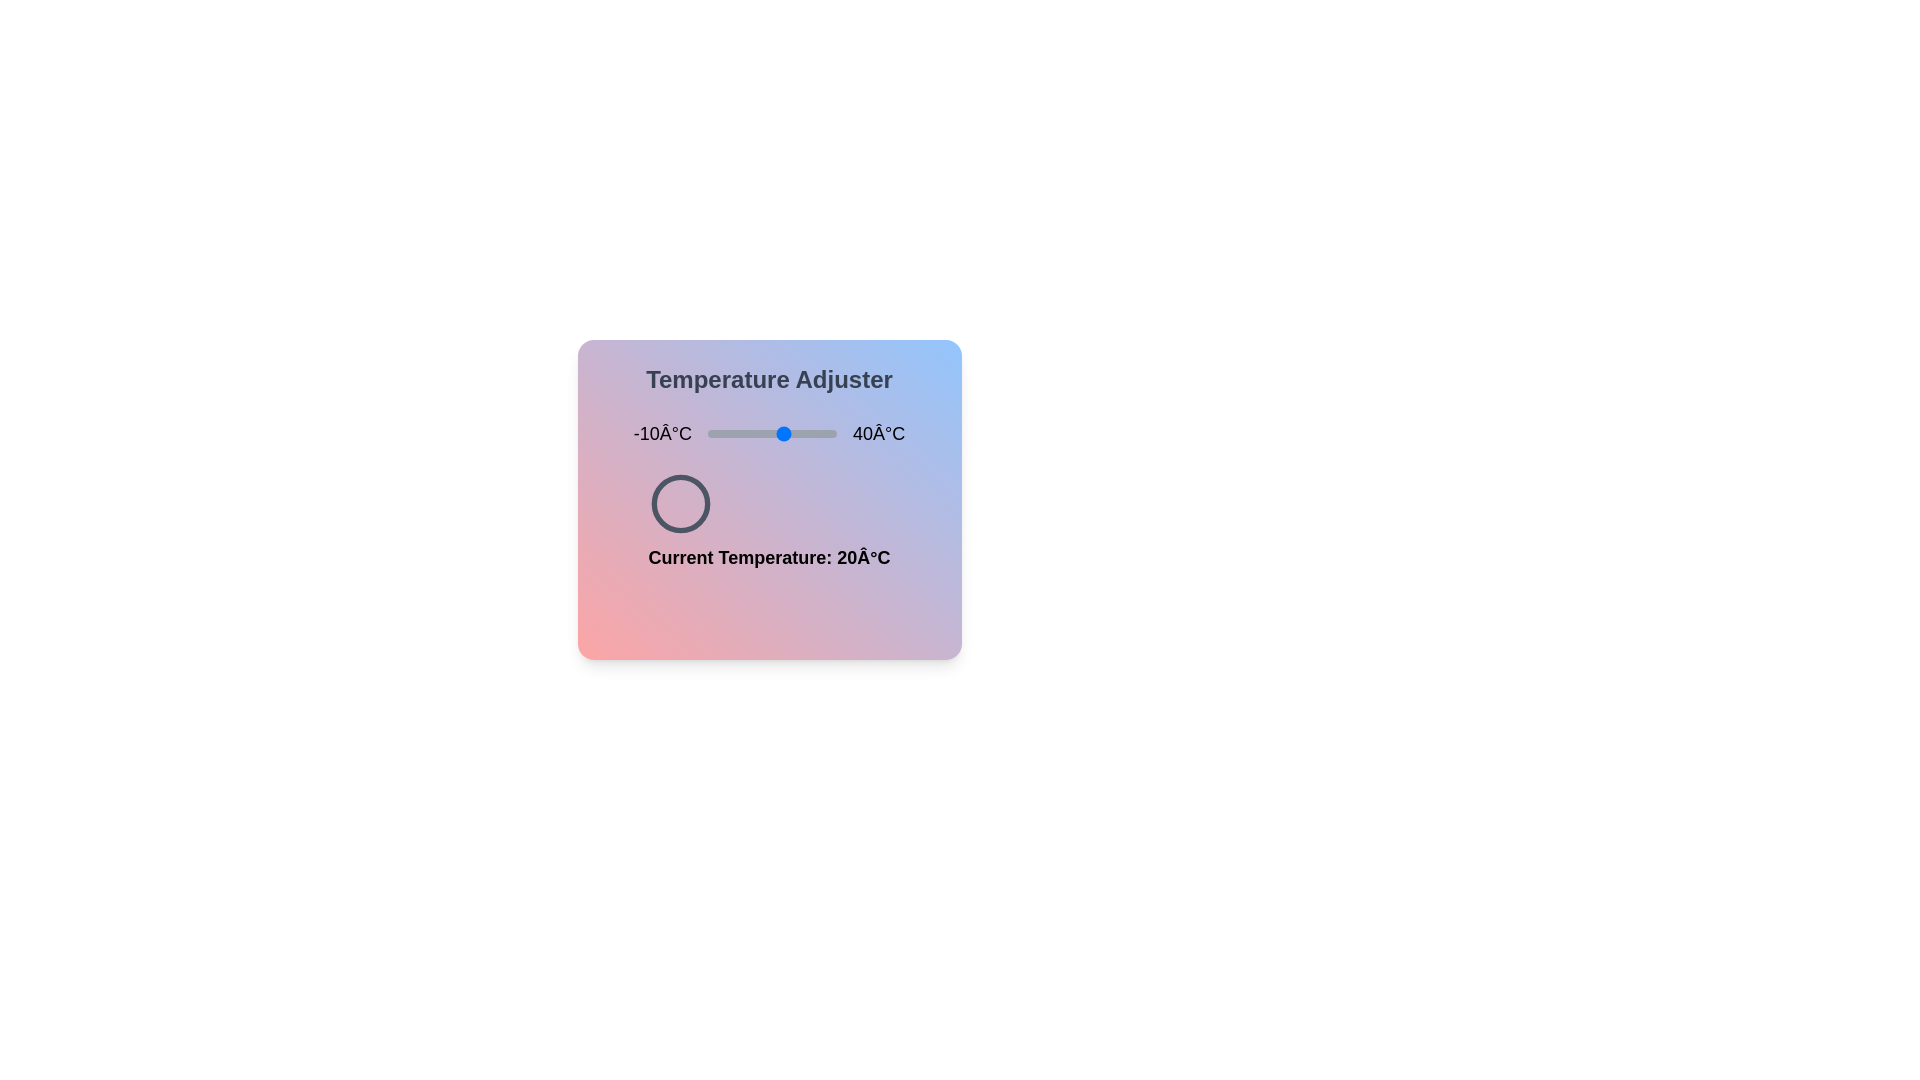 The height and width of the screenshot is (1080, 1920). What do you see at coordinates (756, 433) in the screenshot?
I see `the temperature slider to 9°C` at bounding box center [756, 433].